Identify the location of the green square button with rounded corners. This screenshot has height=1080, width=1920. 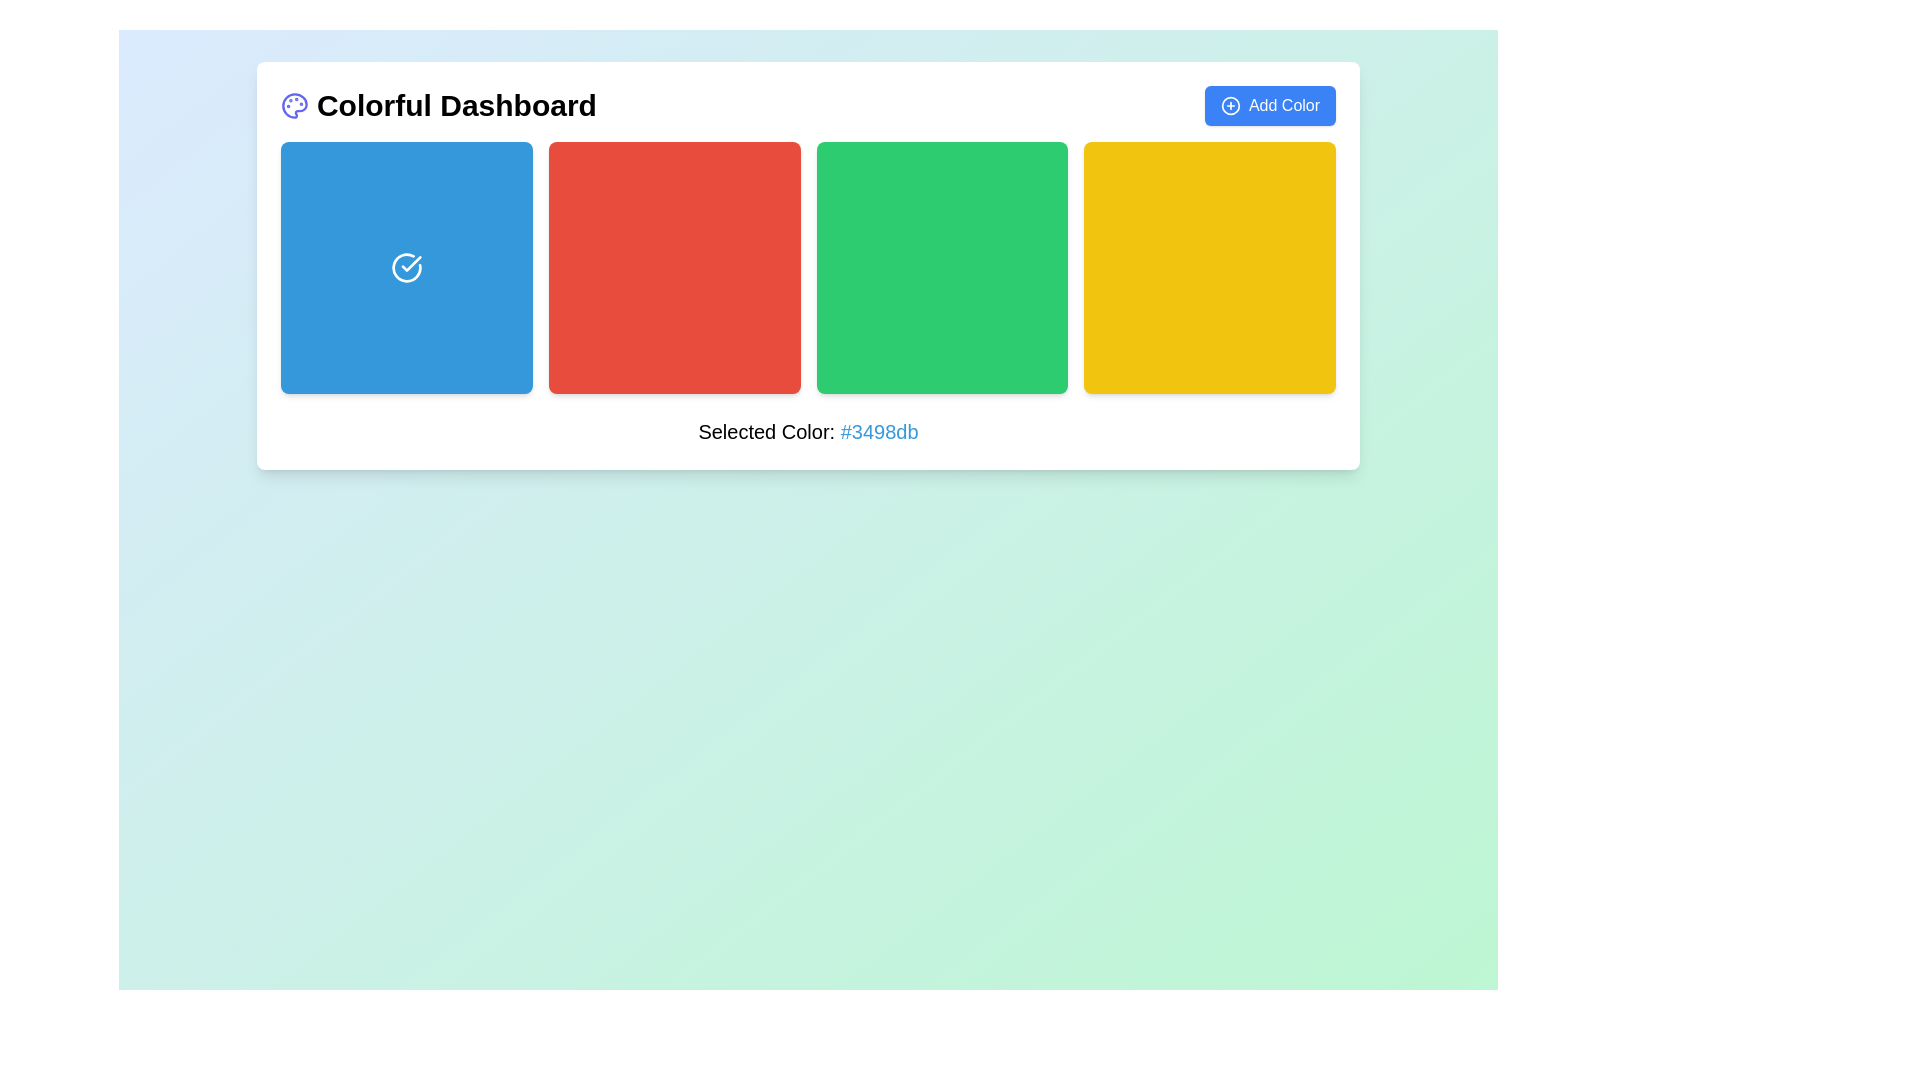
(941, 266).